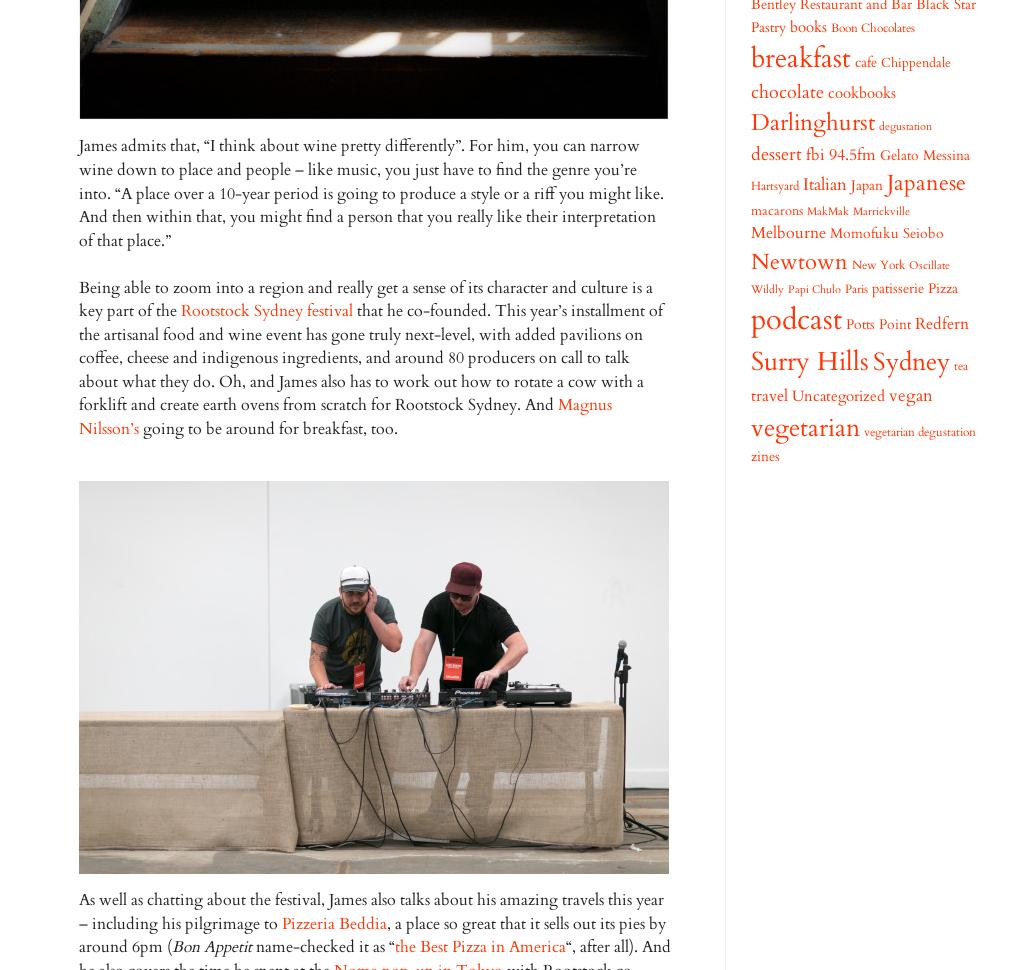  Describe the element at coordinates (941, 323) in the screenshot. I see `'Redfern'` at that location.